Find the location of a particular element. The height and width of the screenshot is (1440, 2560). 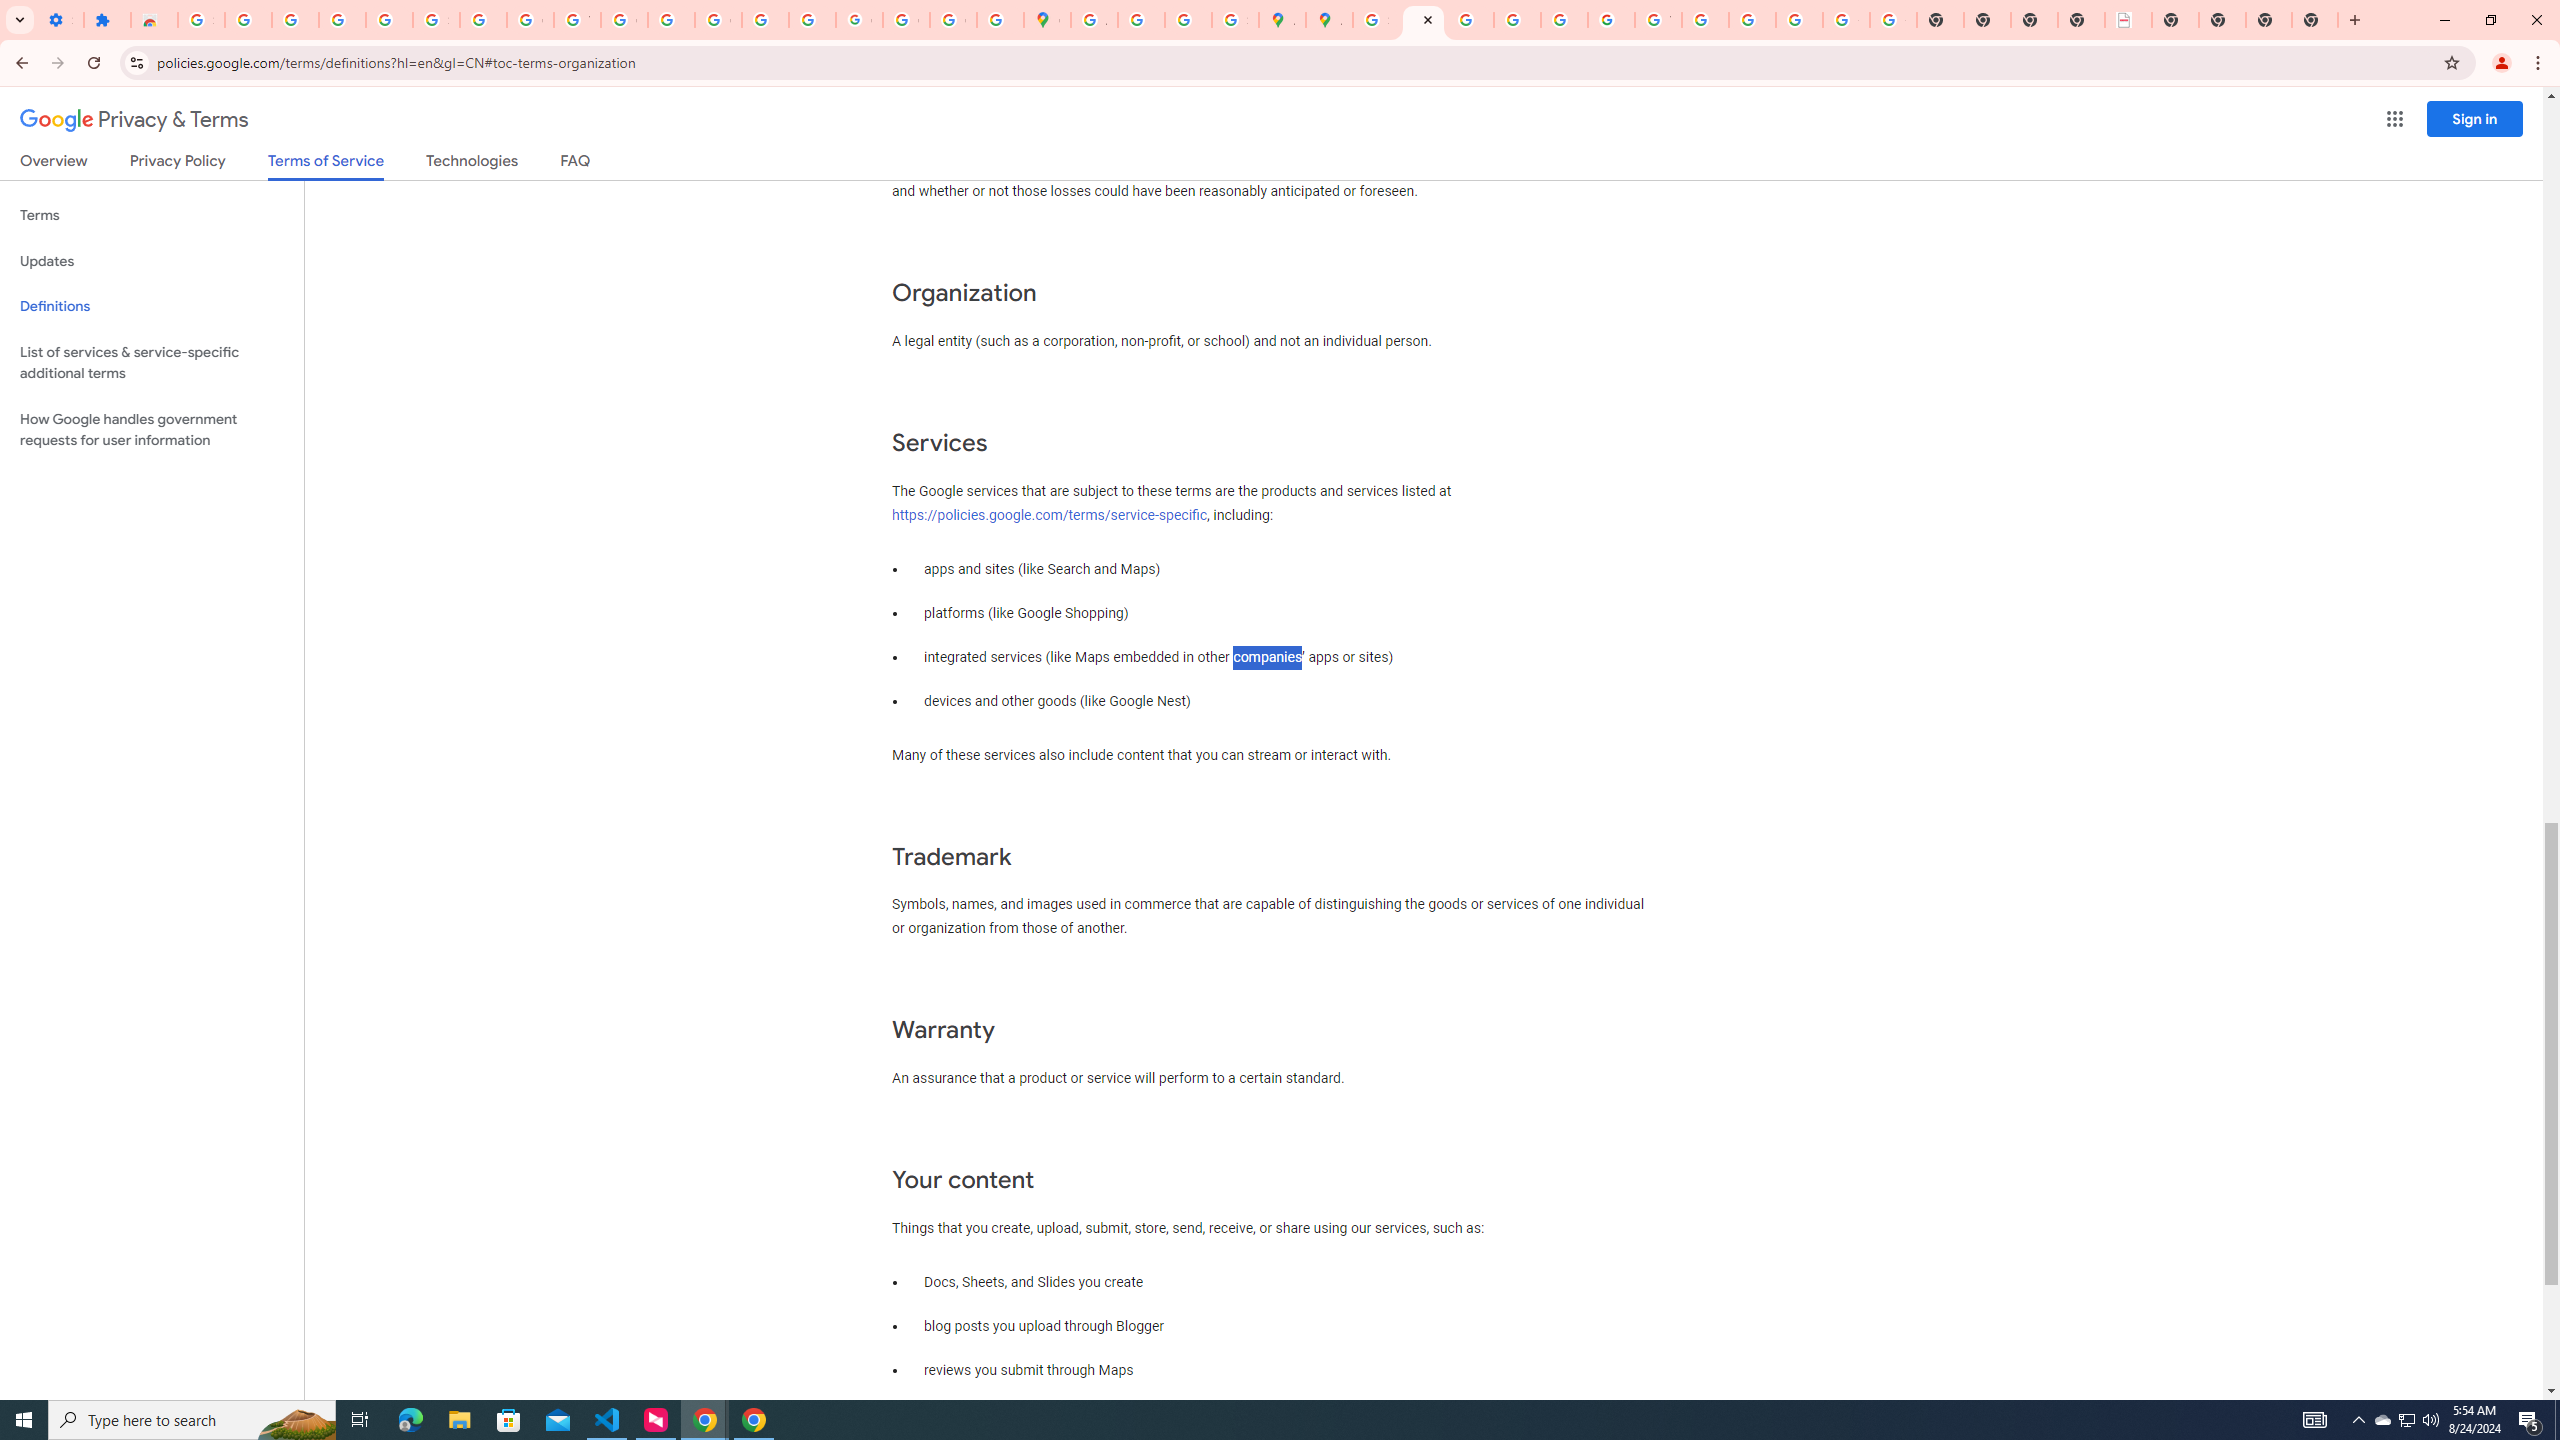

'https://policies.google.com/terms/service-specific' is located at coordinates (1048, 513).